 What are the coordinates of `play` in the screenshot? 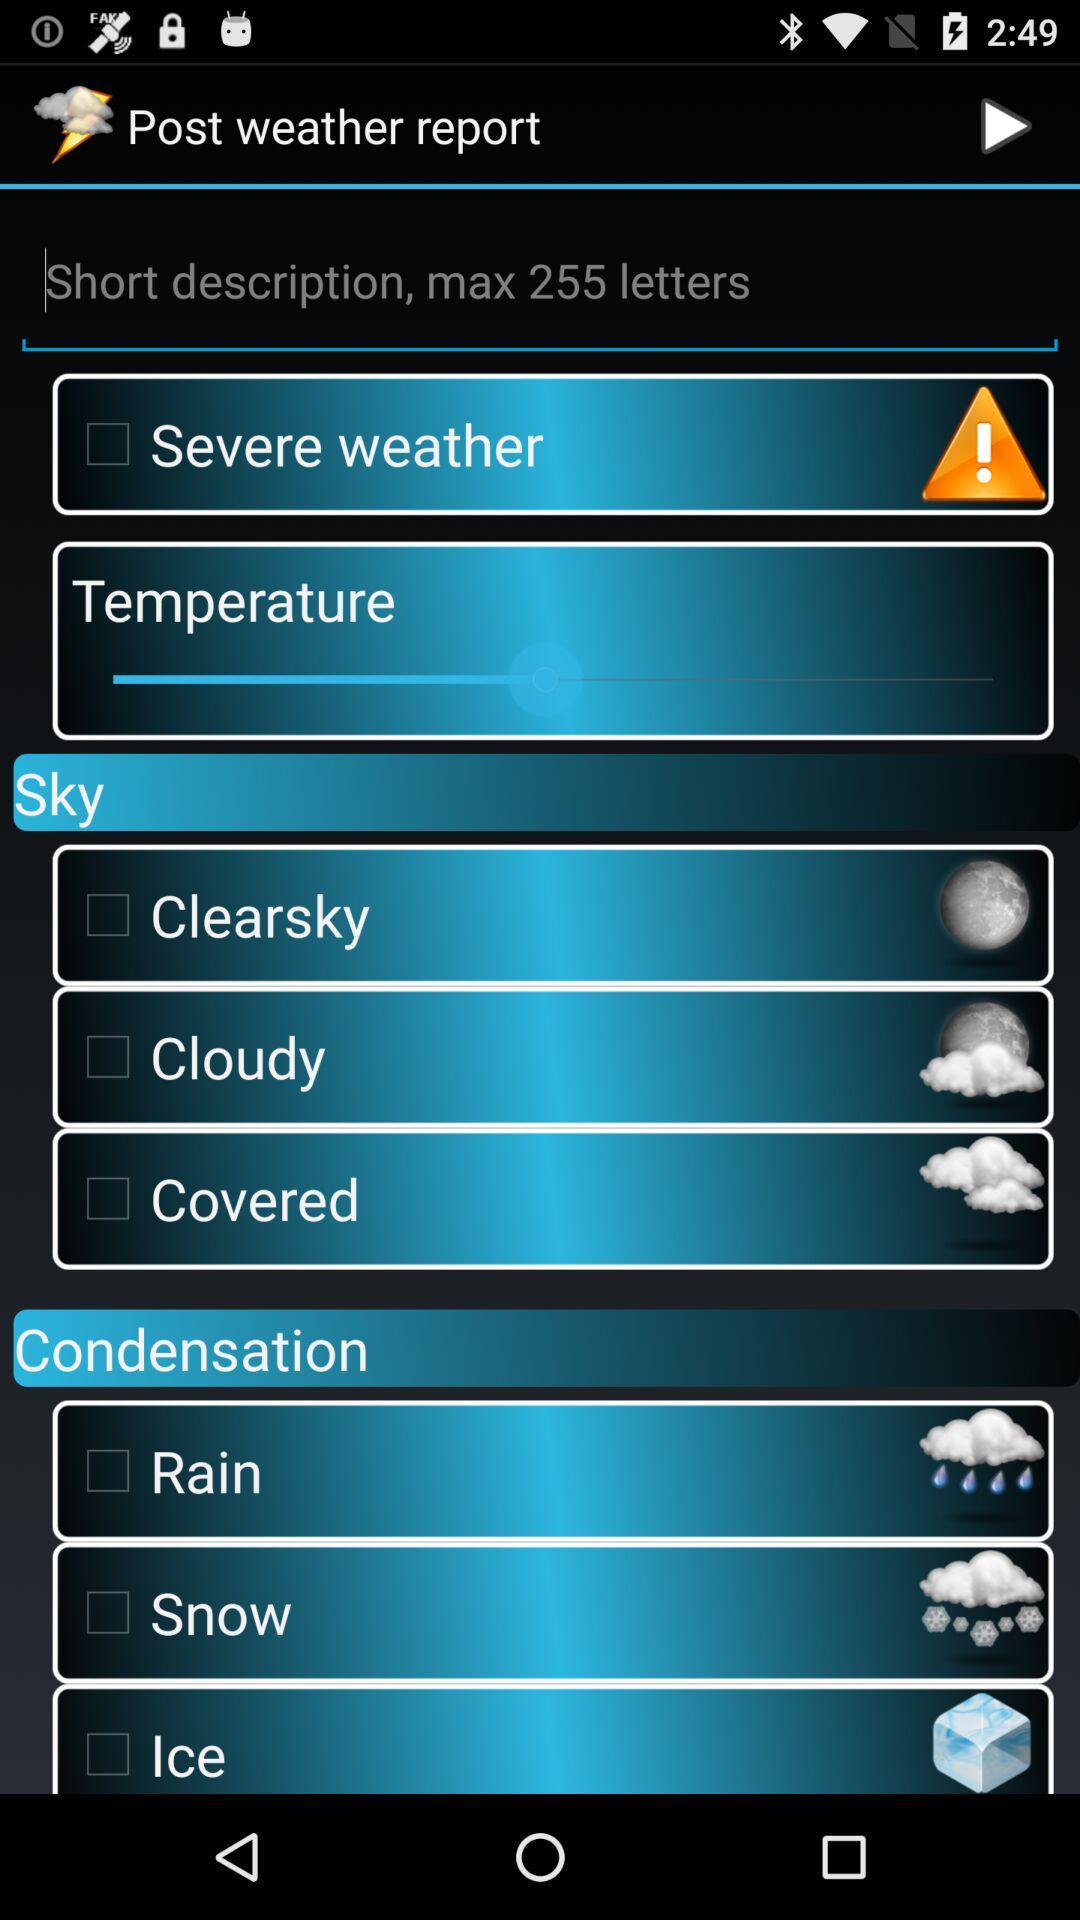 It's located at (1006, 124).